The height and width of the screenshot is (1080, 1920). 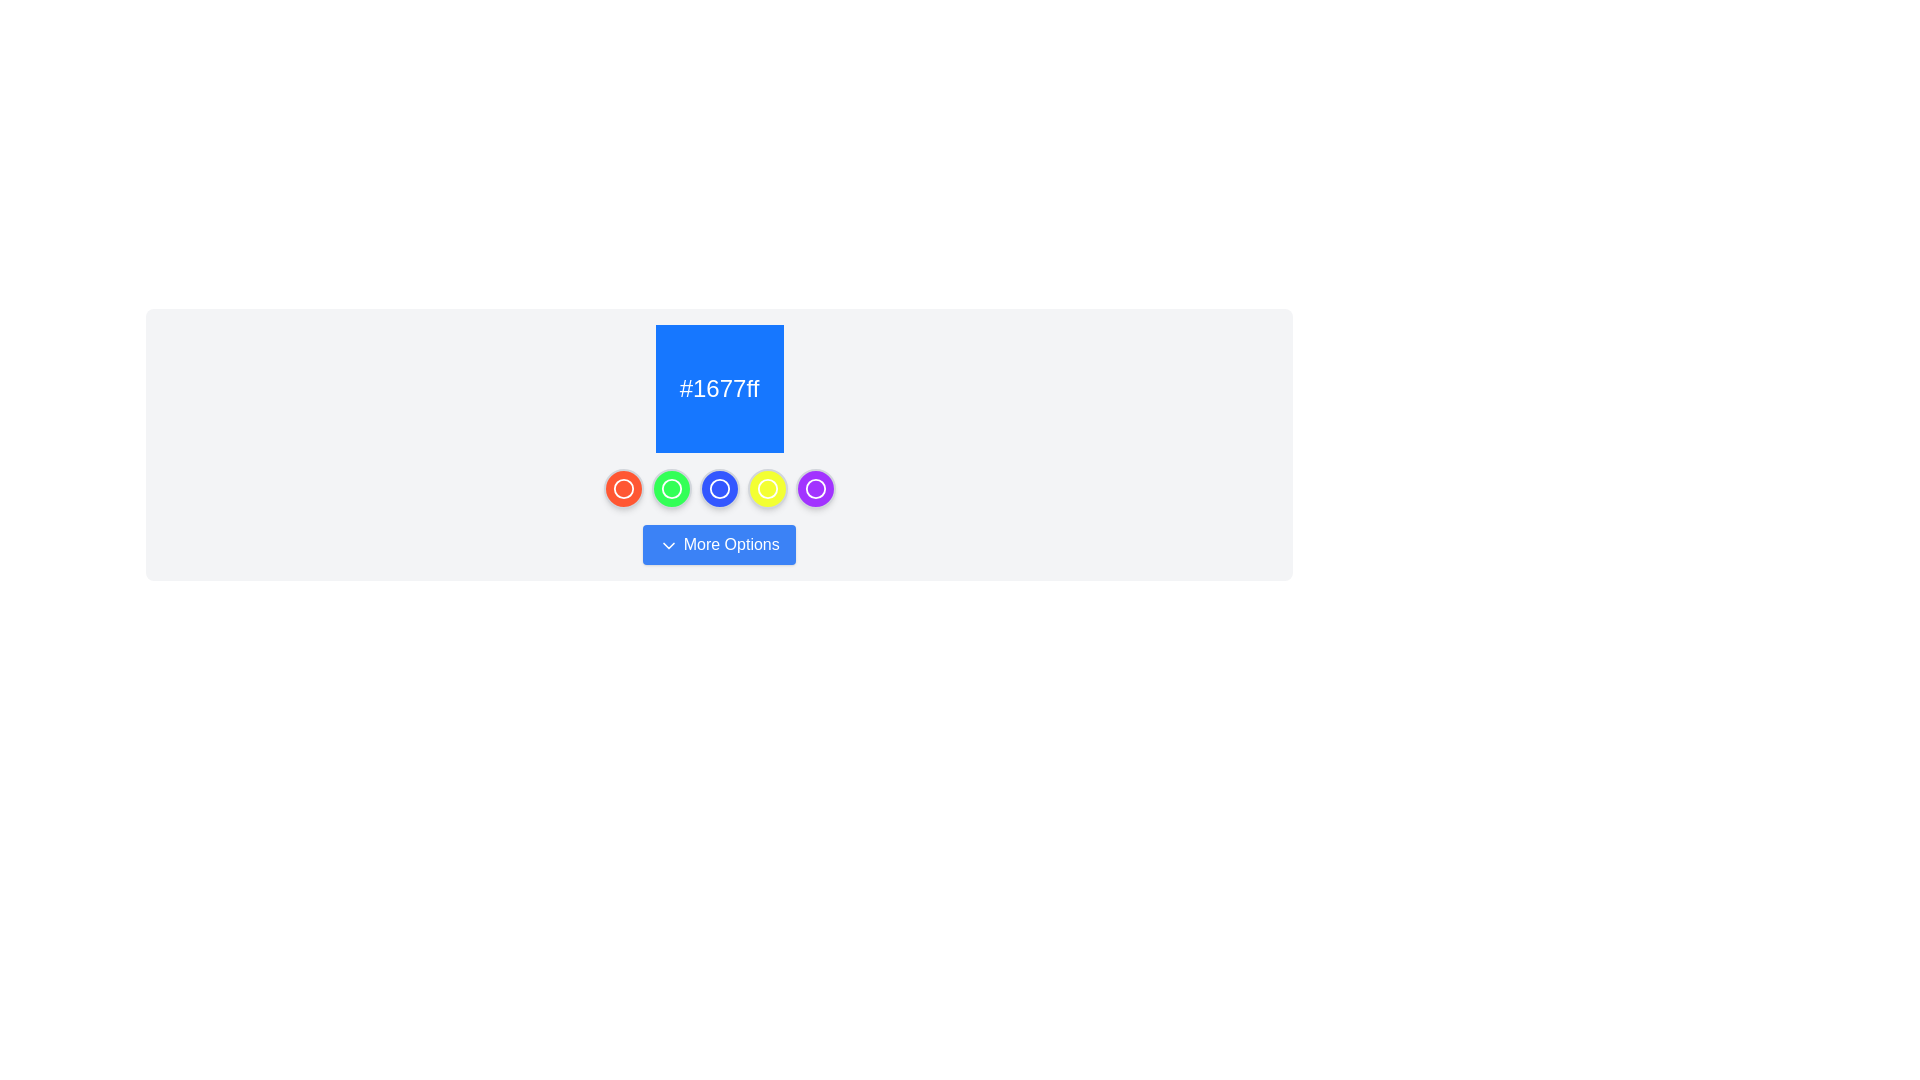 I want to click on the circular button with a green background and white border, so click(x=671, y=489).